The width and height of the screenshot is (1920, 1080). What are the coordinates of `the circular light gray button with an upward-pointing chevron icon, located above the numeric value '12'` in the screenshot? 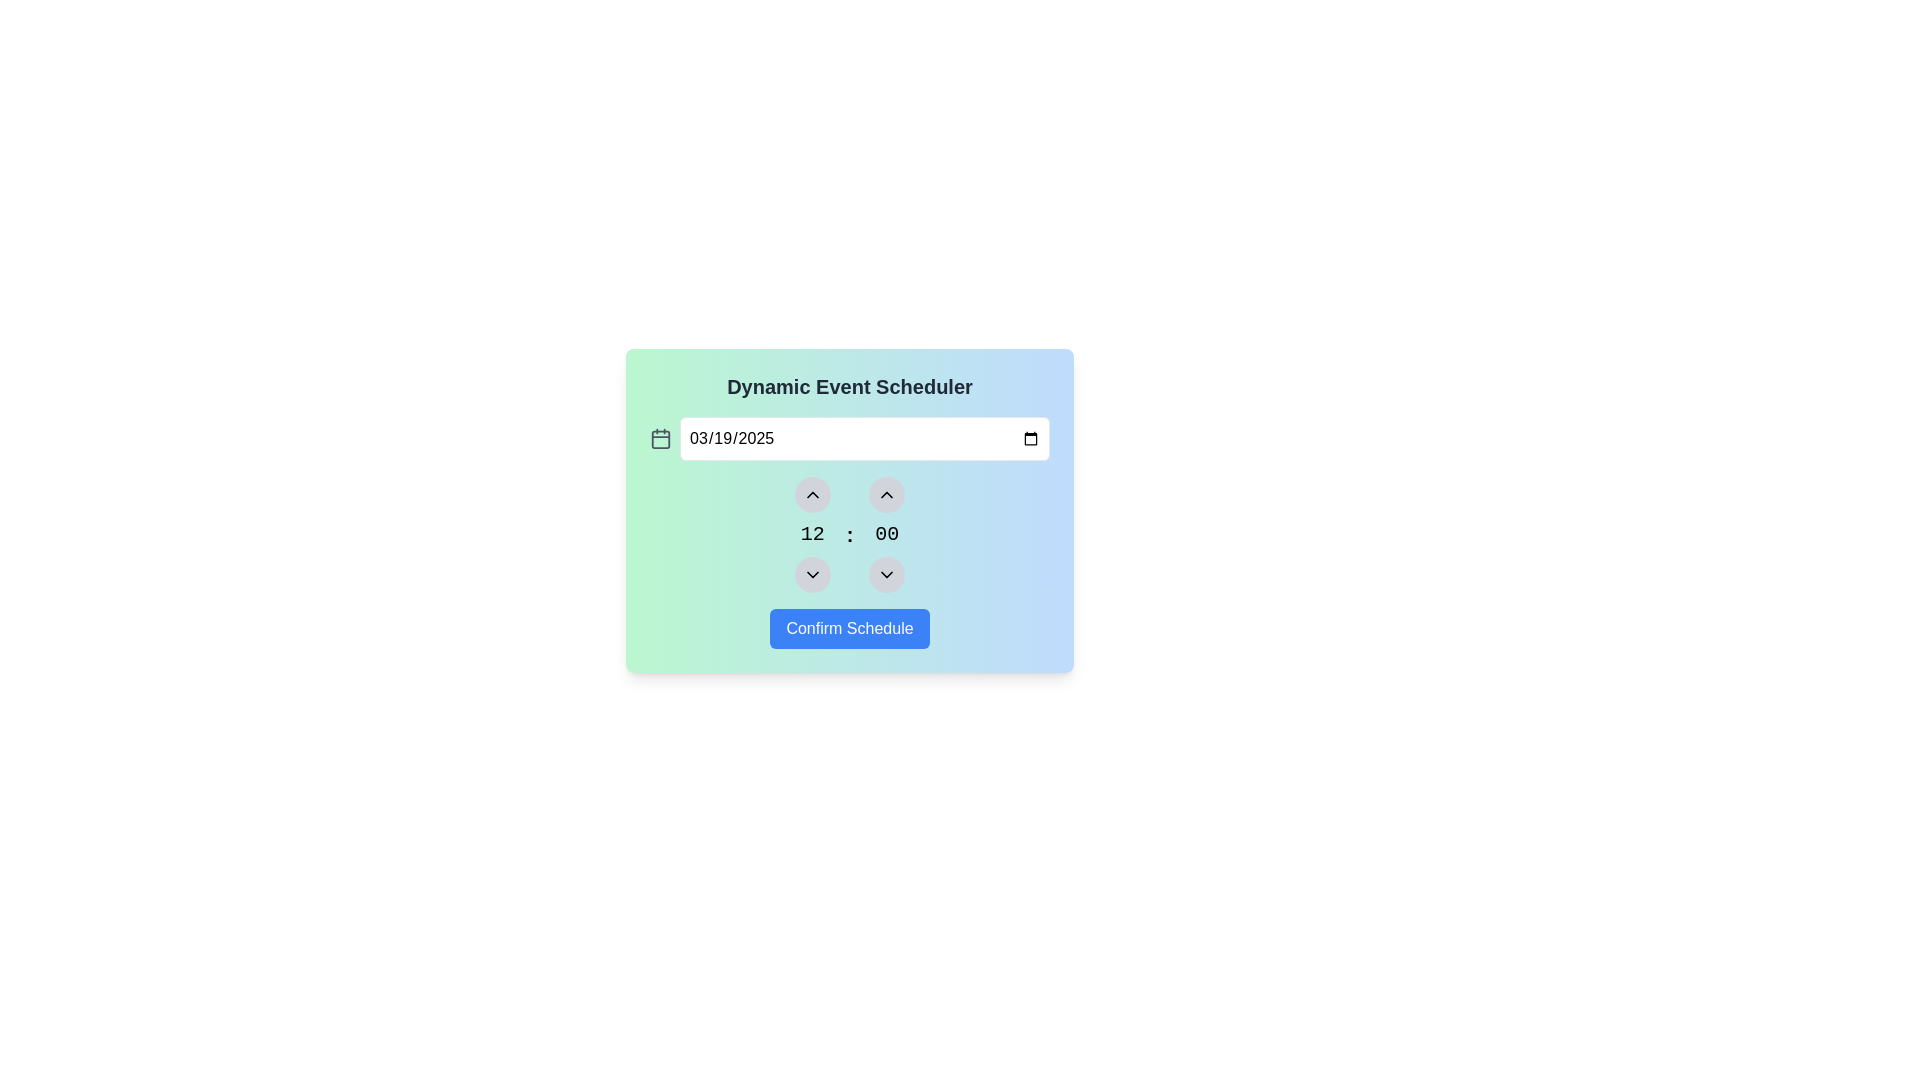 It's located at (812, 494).